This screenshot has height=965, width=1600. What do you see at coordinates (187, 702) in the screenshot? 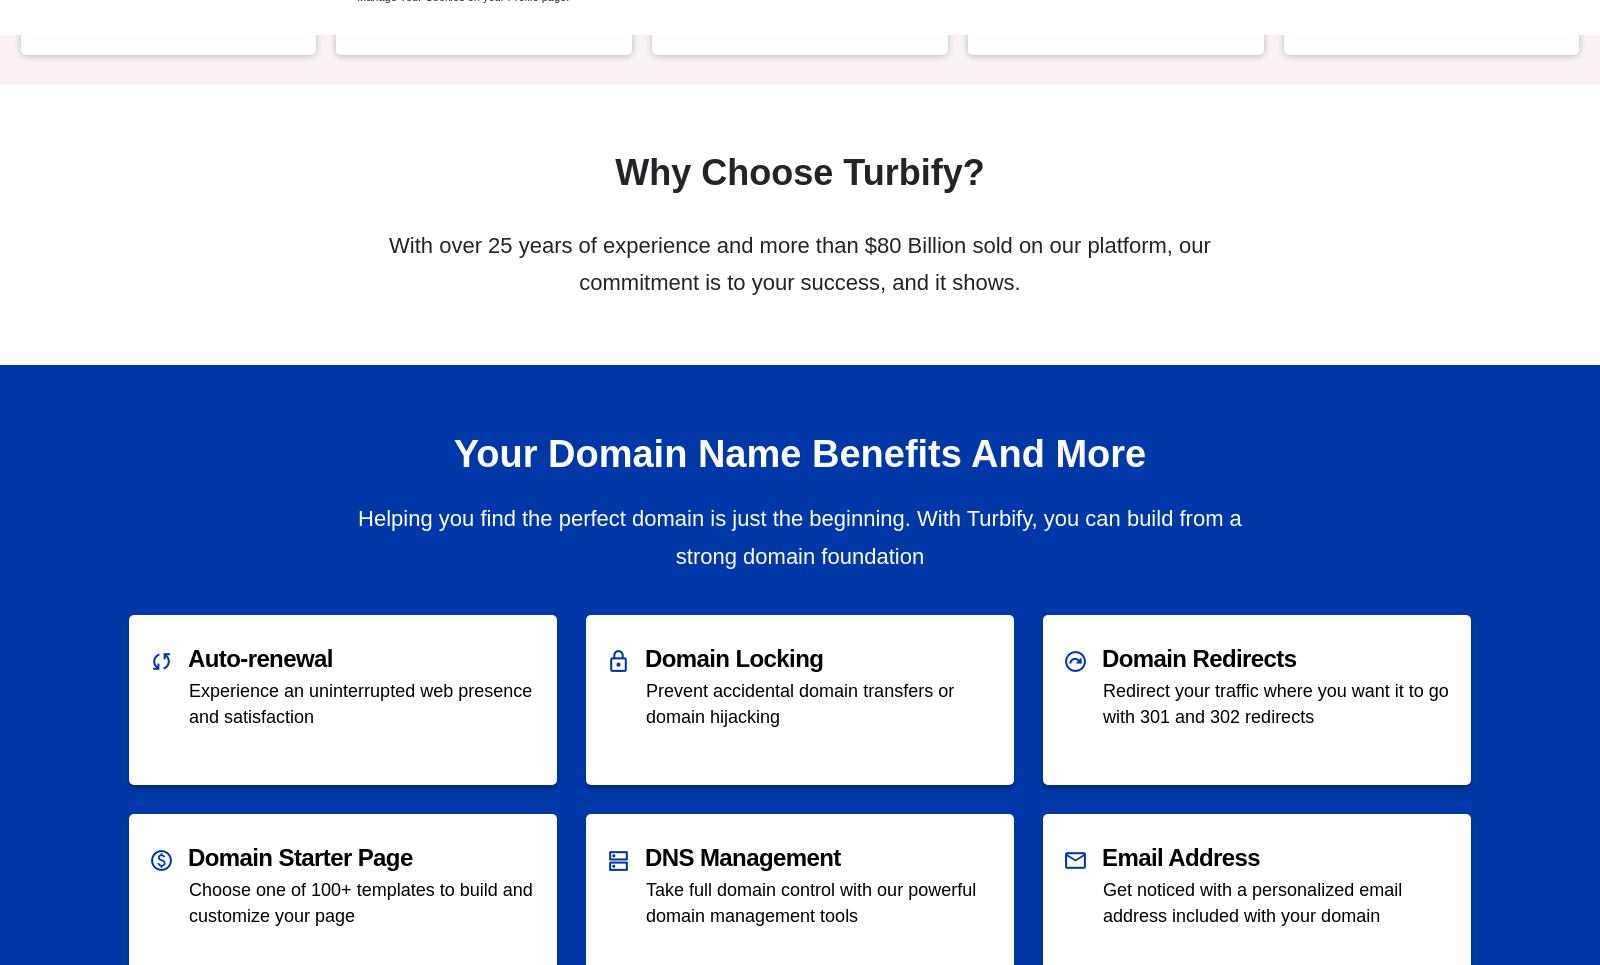
I see `'Experience an uninterrupted web presence and satisfaction'` at bounding box center [187, 702].